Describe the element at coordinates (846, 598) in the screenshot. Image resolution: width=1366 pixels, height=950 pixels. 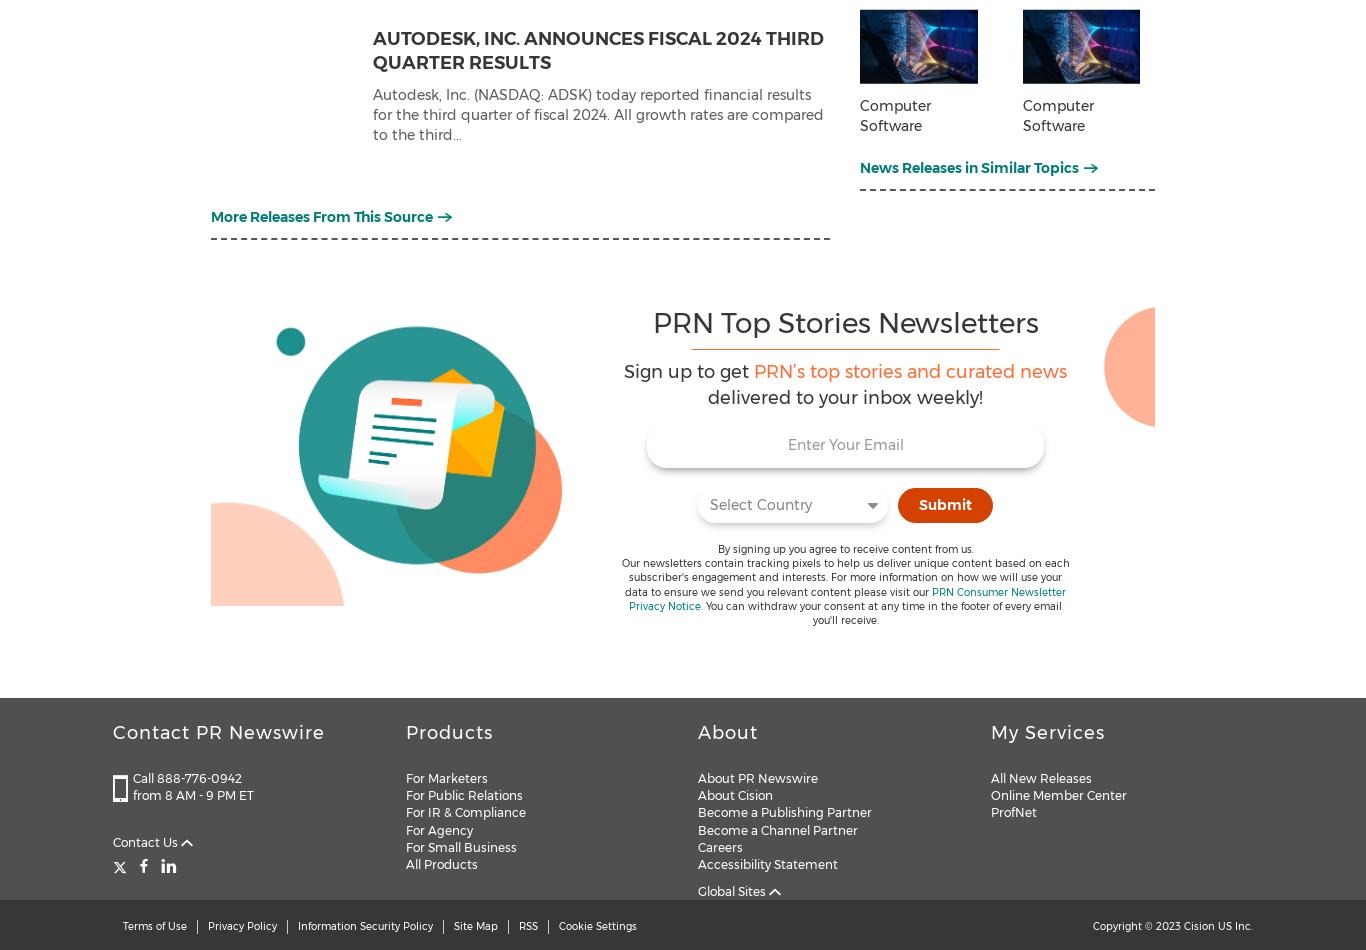
I see `'PRN Consumer Newsletter Privacy Notice'` at that location.